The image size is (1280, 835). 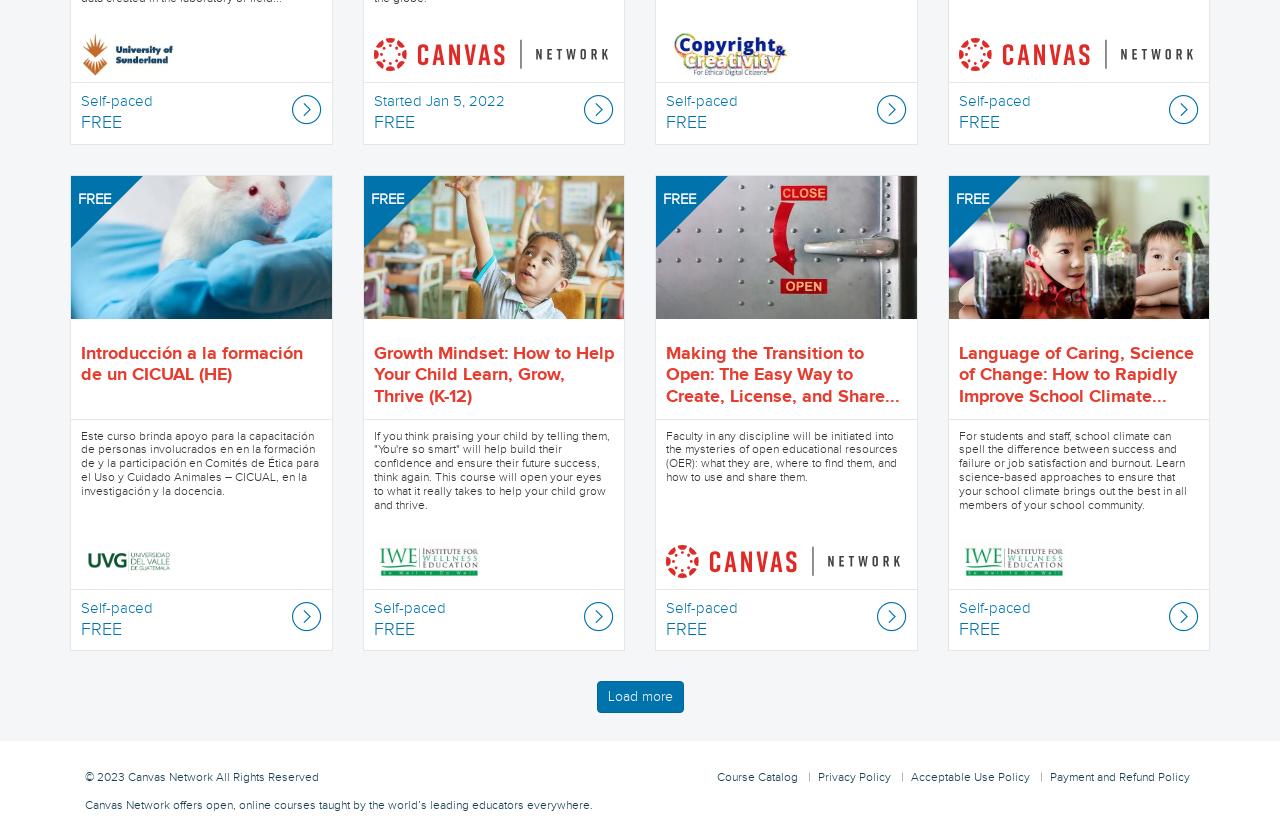 What do you see at coordinates (437, 100) in the screenshot?
I see `'Started Jan 5, 2022'` at bounding box center [437, 100].